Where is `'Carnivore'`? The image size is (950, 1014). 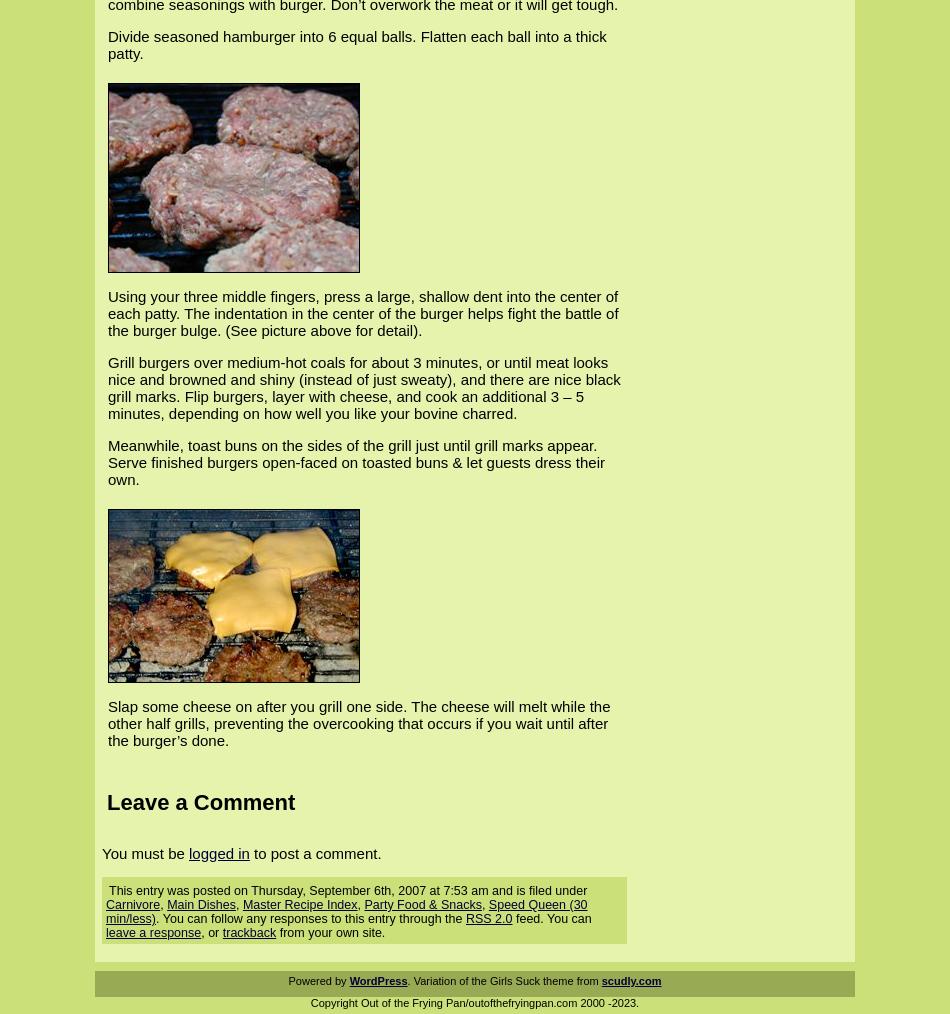 'Carnivore' is located at coordinates (133, 903).